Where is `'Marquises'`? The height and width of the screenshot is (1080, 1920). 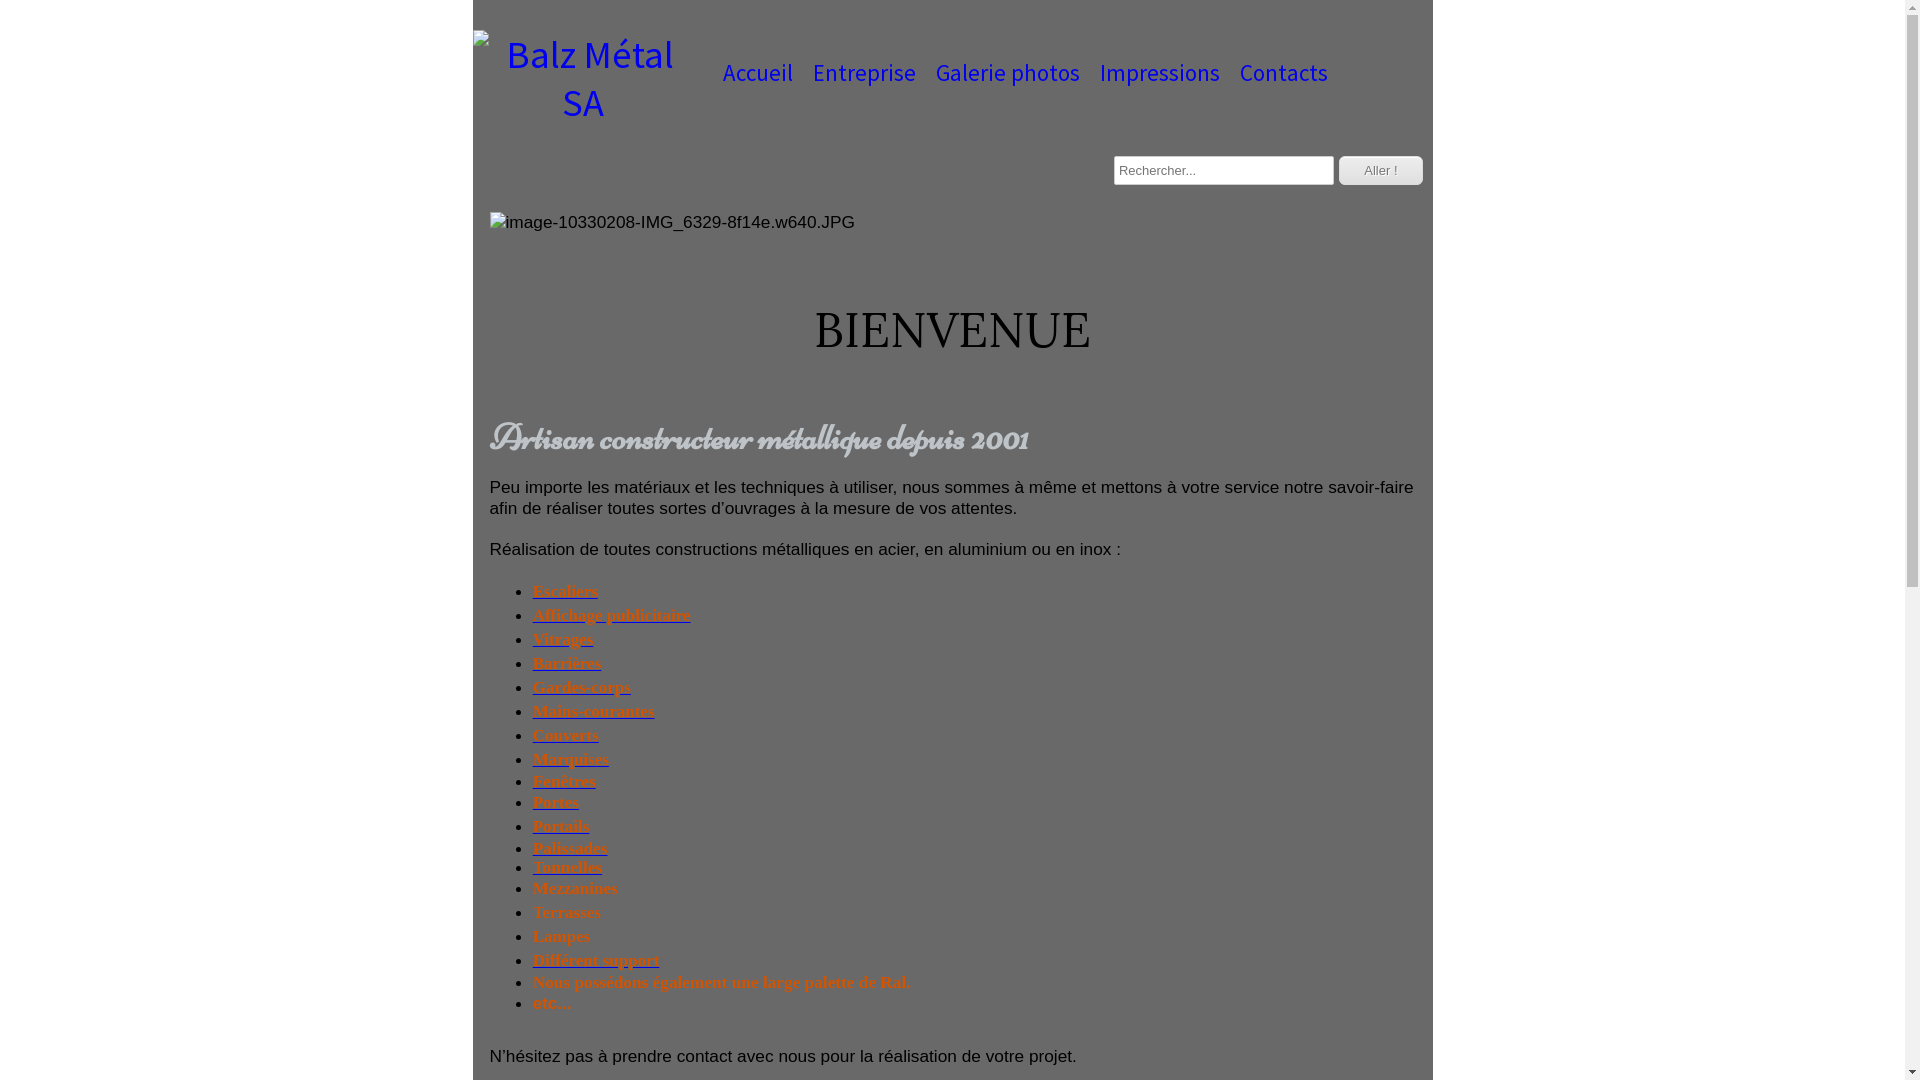 'Marquises' is located at coordinates (532, 759).